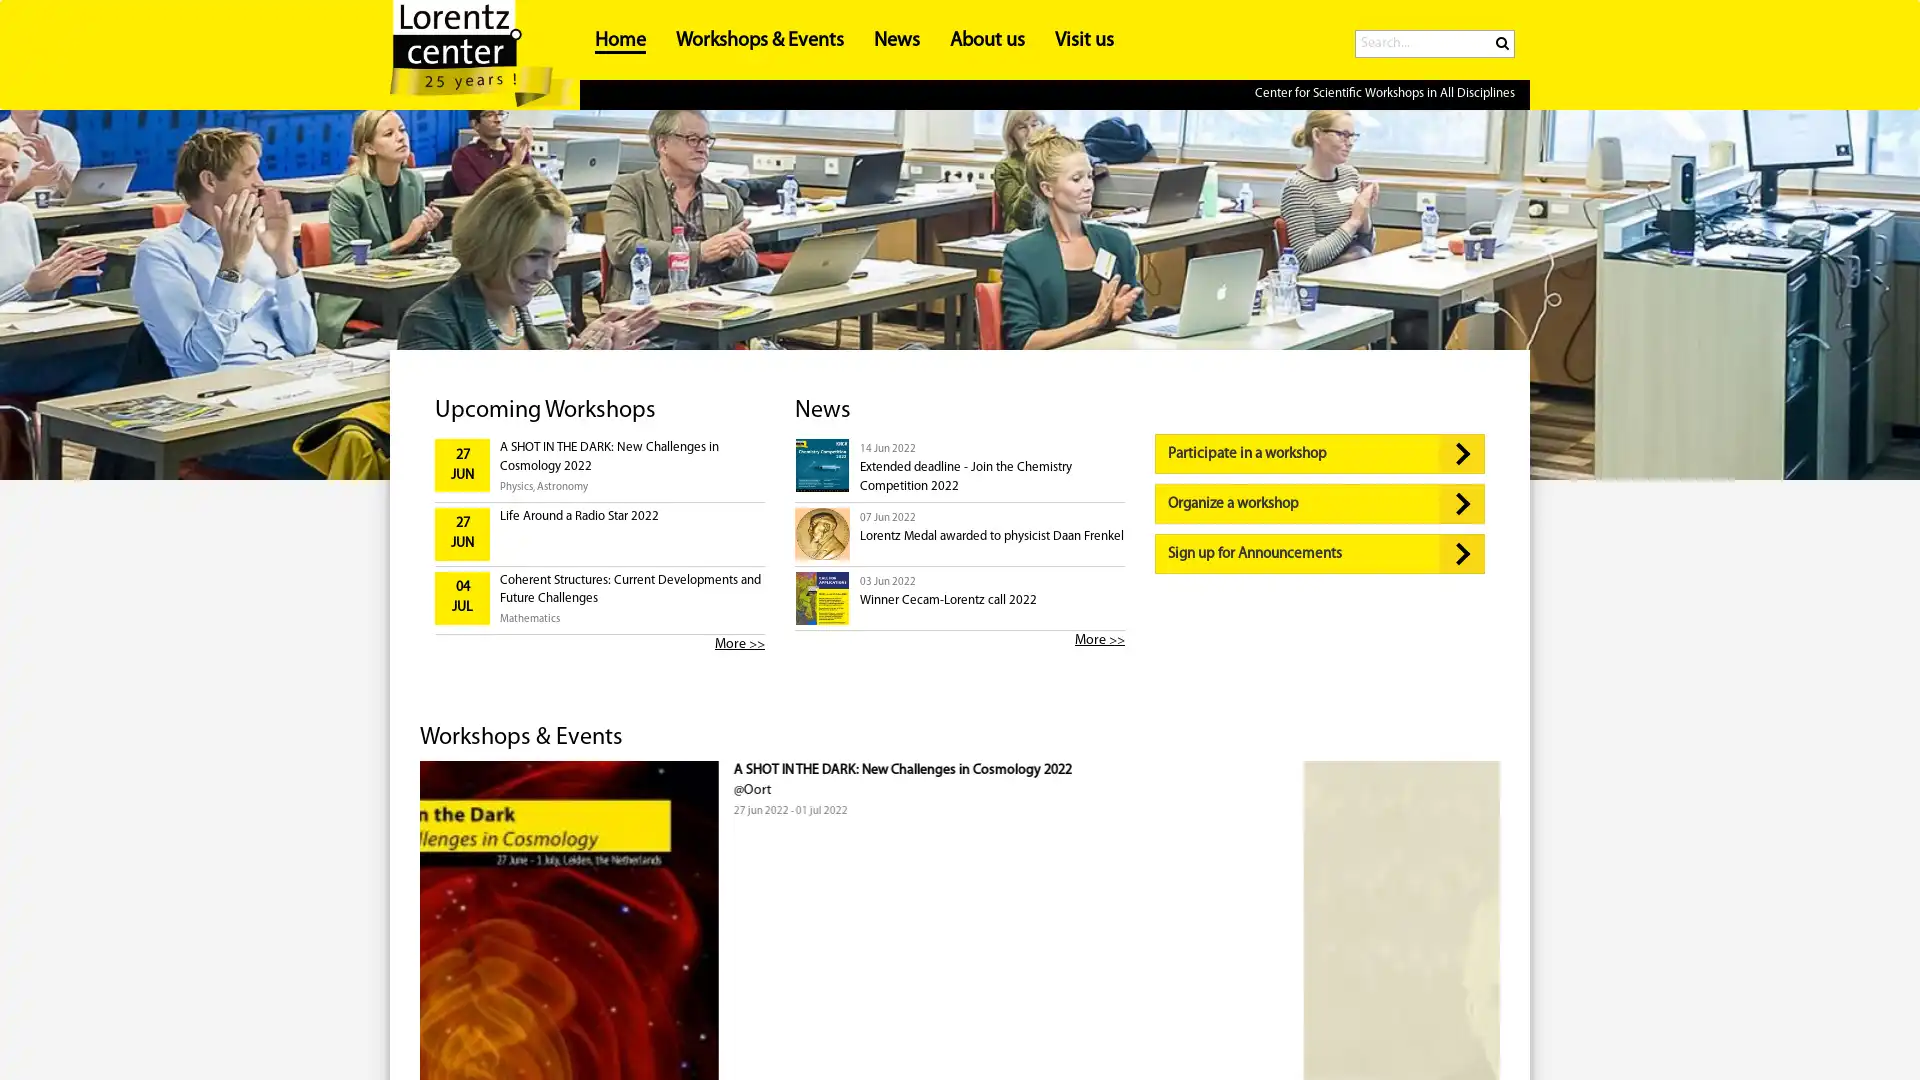 The height and width of the screenshot is (1080, 1920). Describe the element at coordinates (1320, 503) in the screenshot. I see `Organize a workshop` at that location.